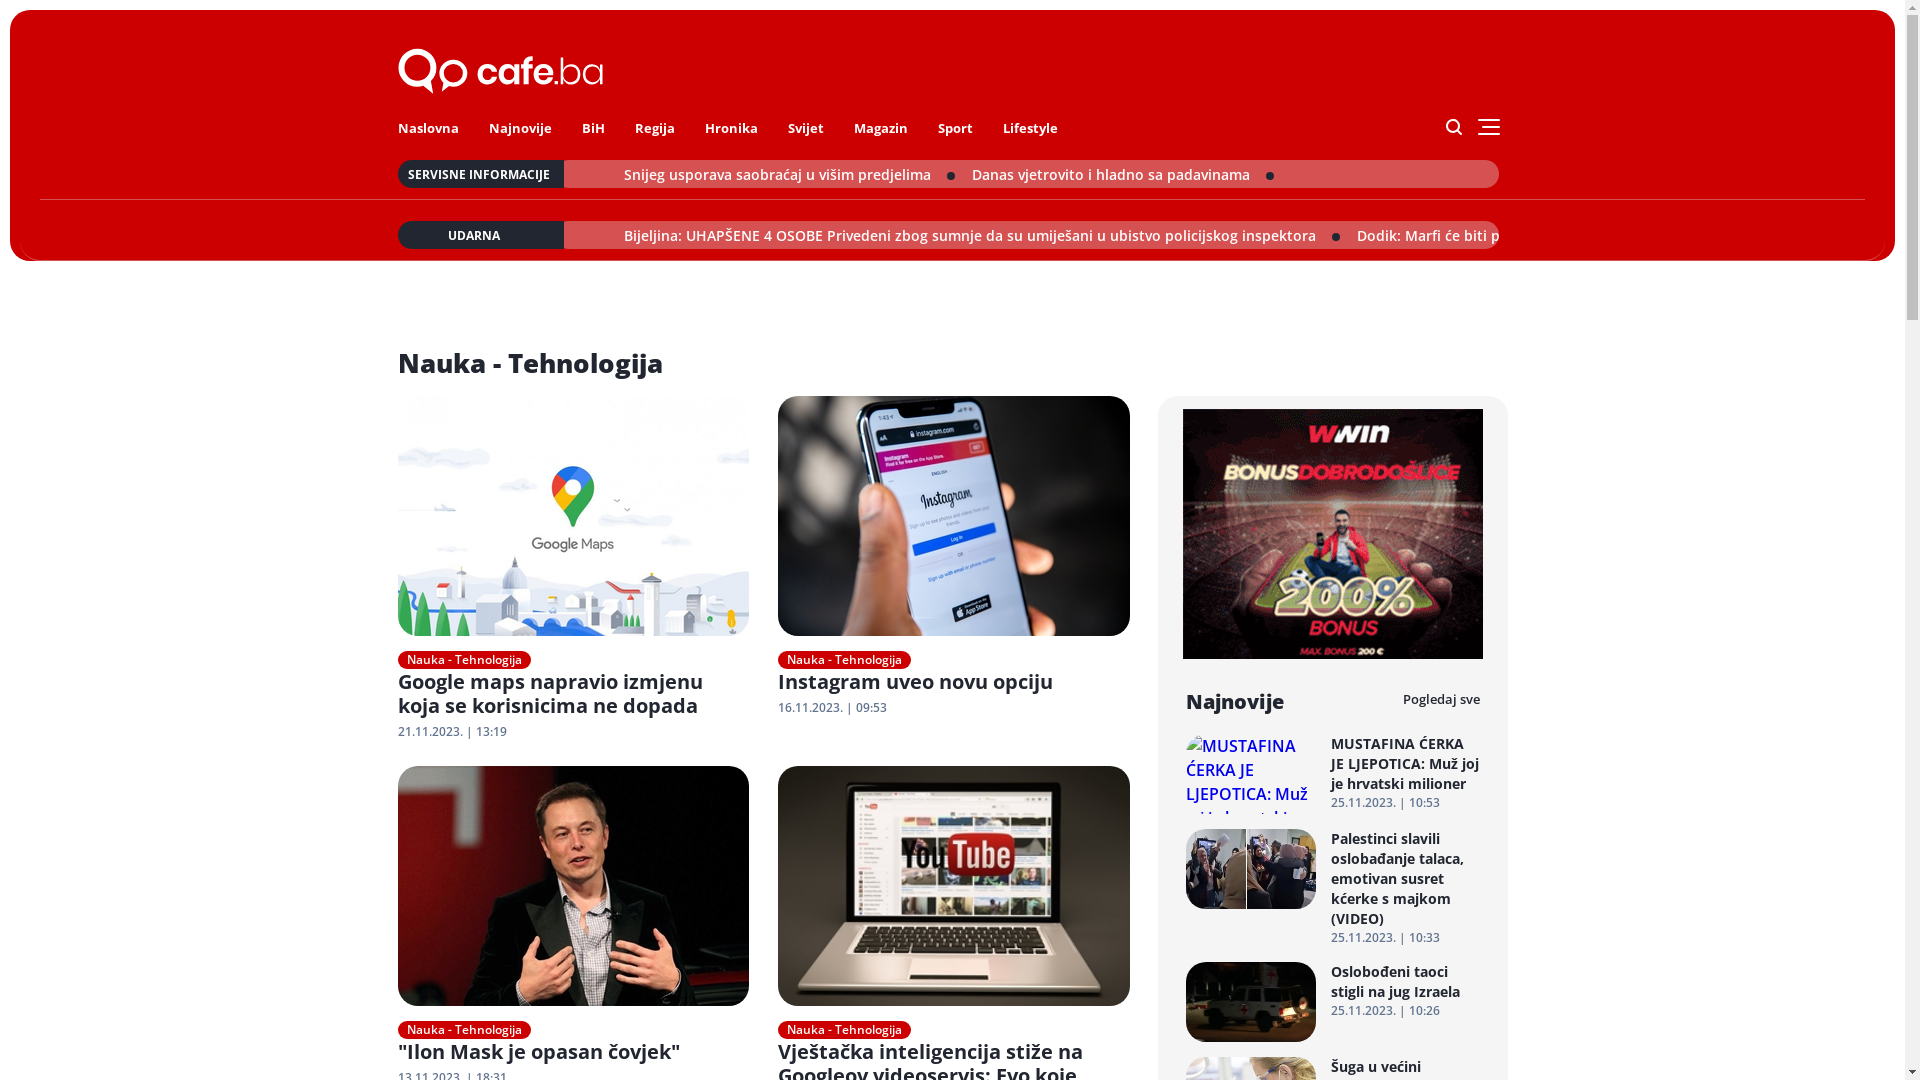 Image resolution: width=1920 pixels, height=1080 pixels. Describe the element at coordinates (1440, 698) in the screenshot. I see `'Pogledaj sve'` at that location.